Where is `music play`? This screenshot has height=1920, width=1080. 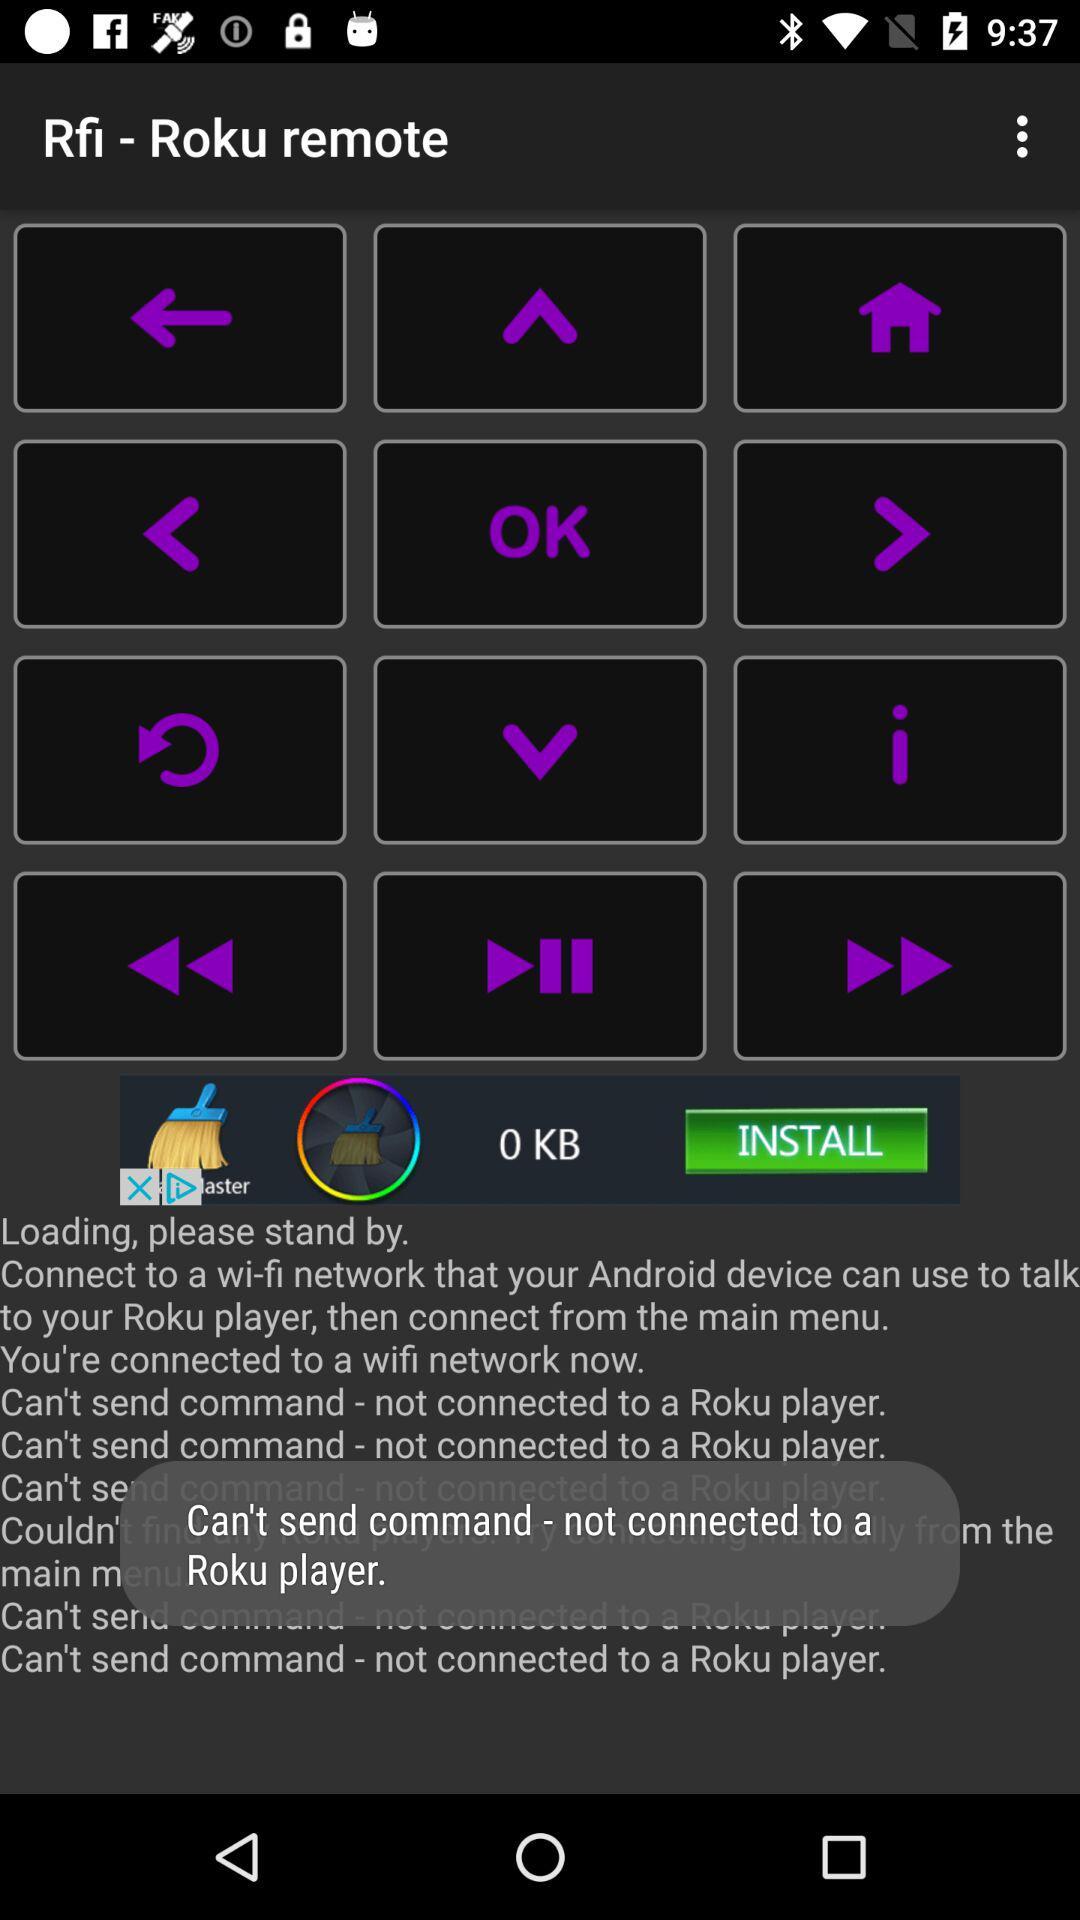
music play is located at coordinates (898, 965).